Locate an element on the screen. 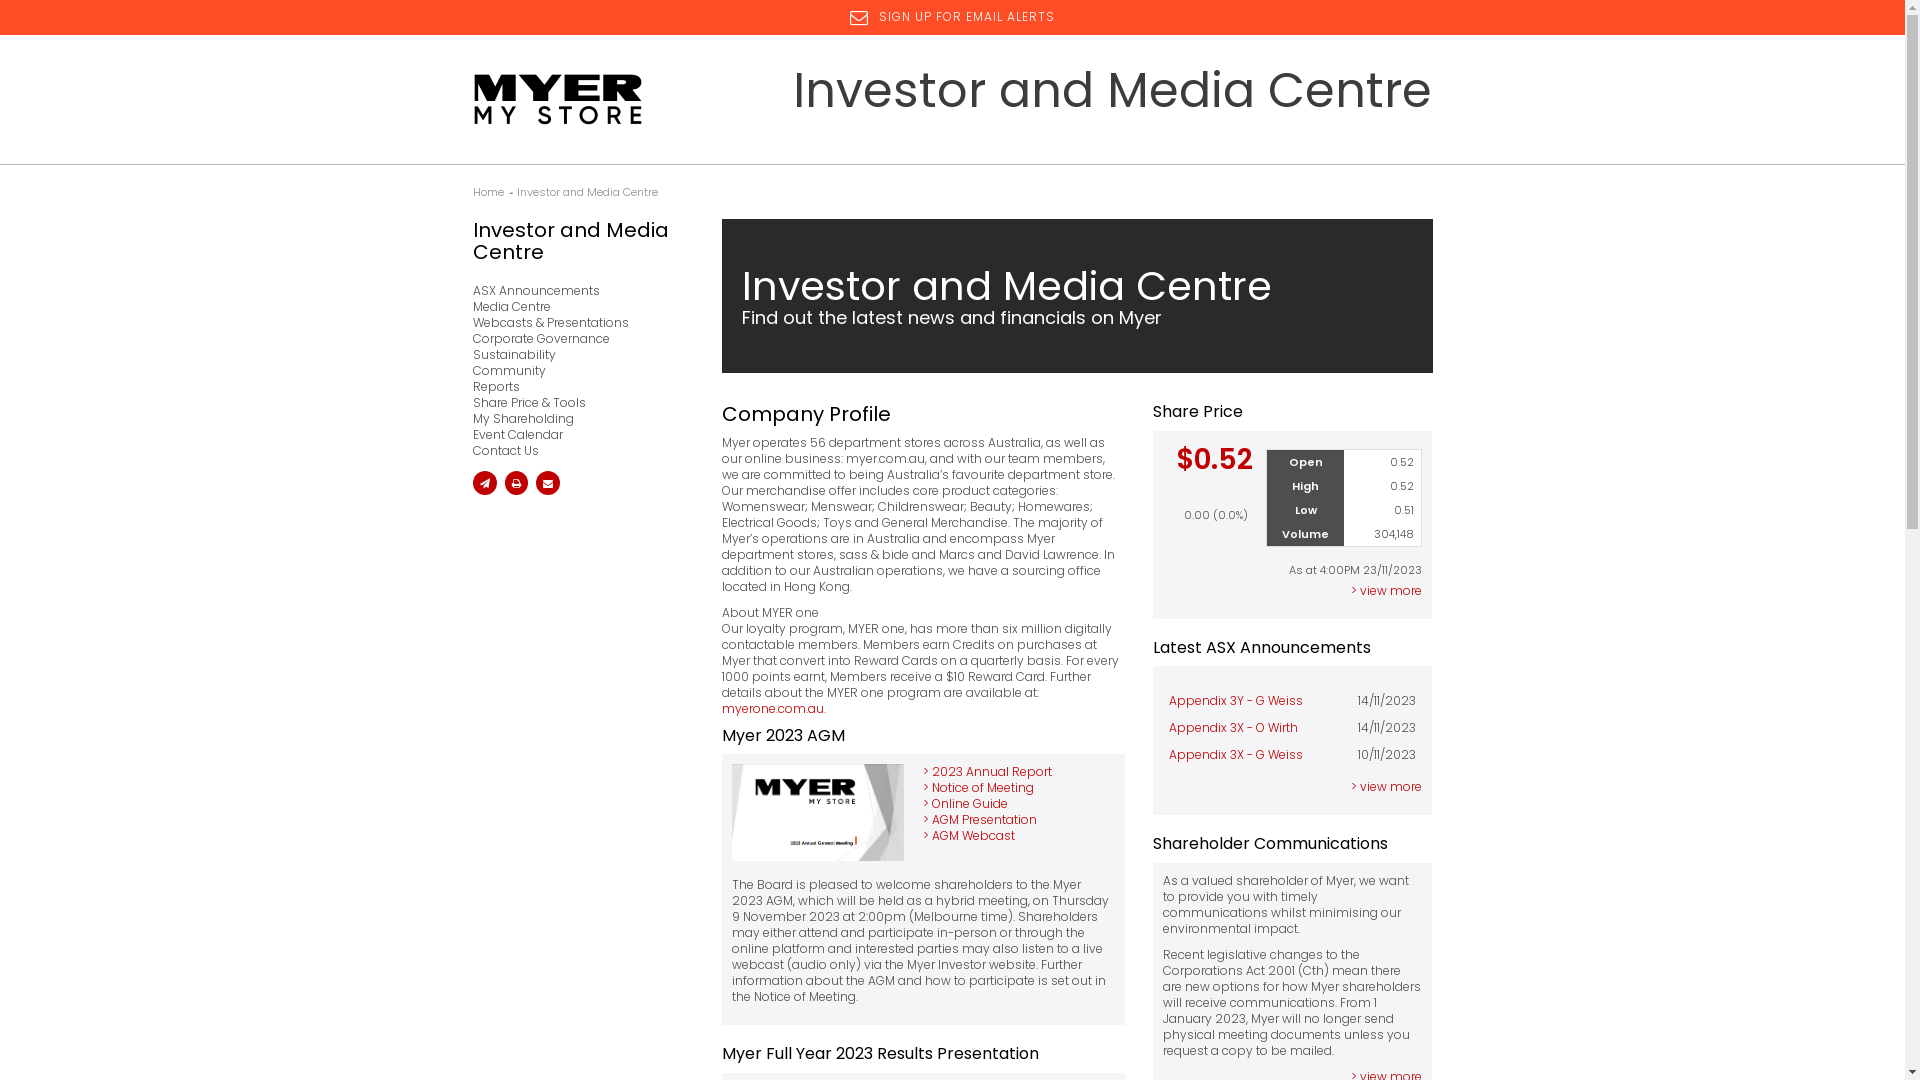 The image size is (1920, 1080). 'Webcasts & Presentations' is located at coordinates (576, 322).